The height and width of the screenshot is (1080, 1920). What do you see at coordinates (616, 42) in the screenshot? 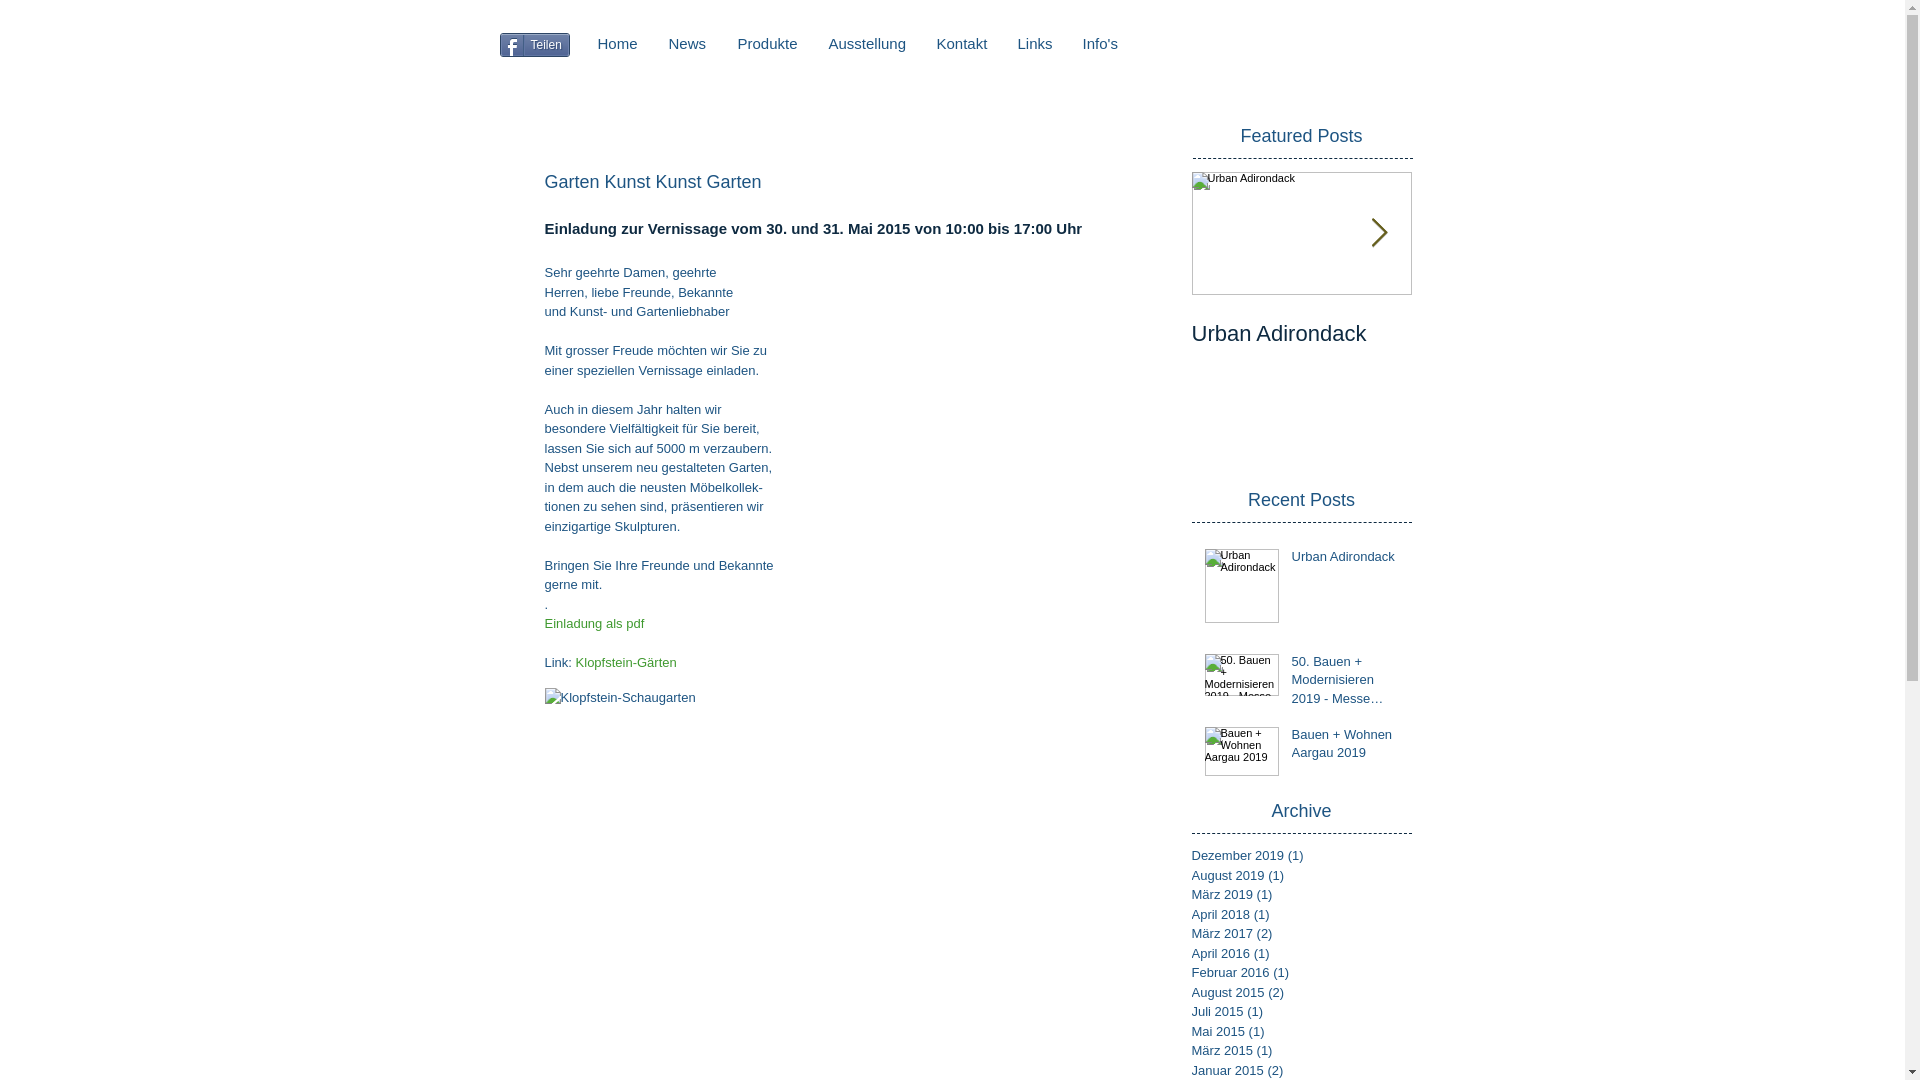
I see `'Home'` at bounding box center [616, 42].